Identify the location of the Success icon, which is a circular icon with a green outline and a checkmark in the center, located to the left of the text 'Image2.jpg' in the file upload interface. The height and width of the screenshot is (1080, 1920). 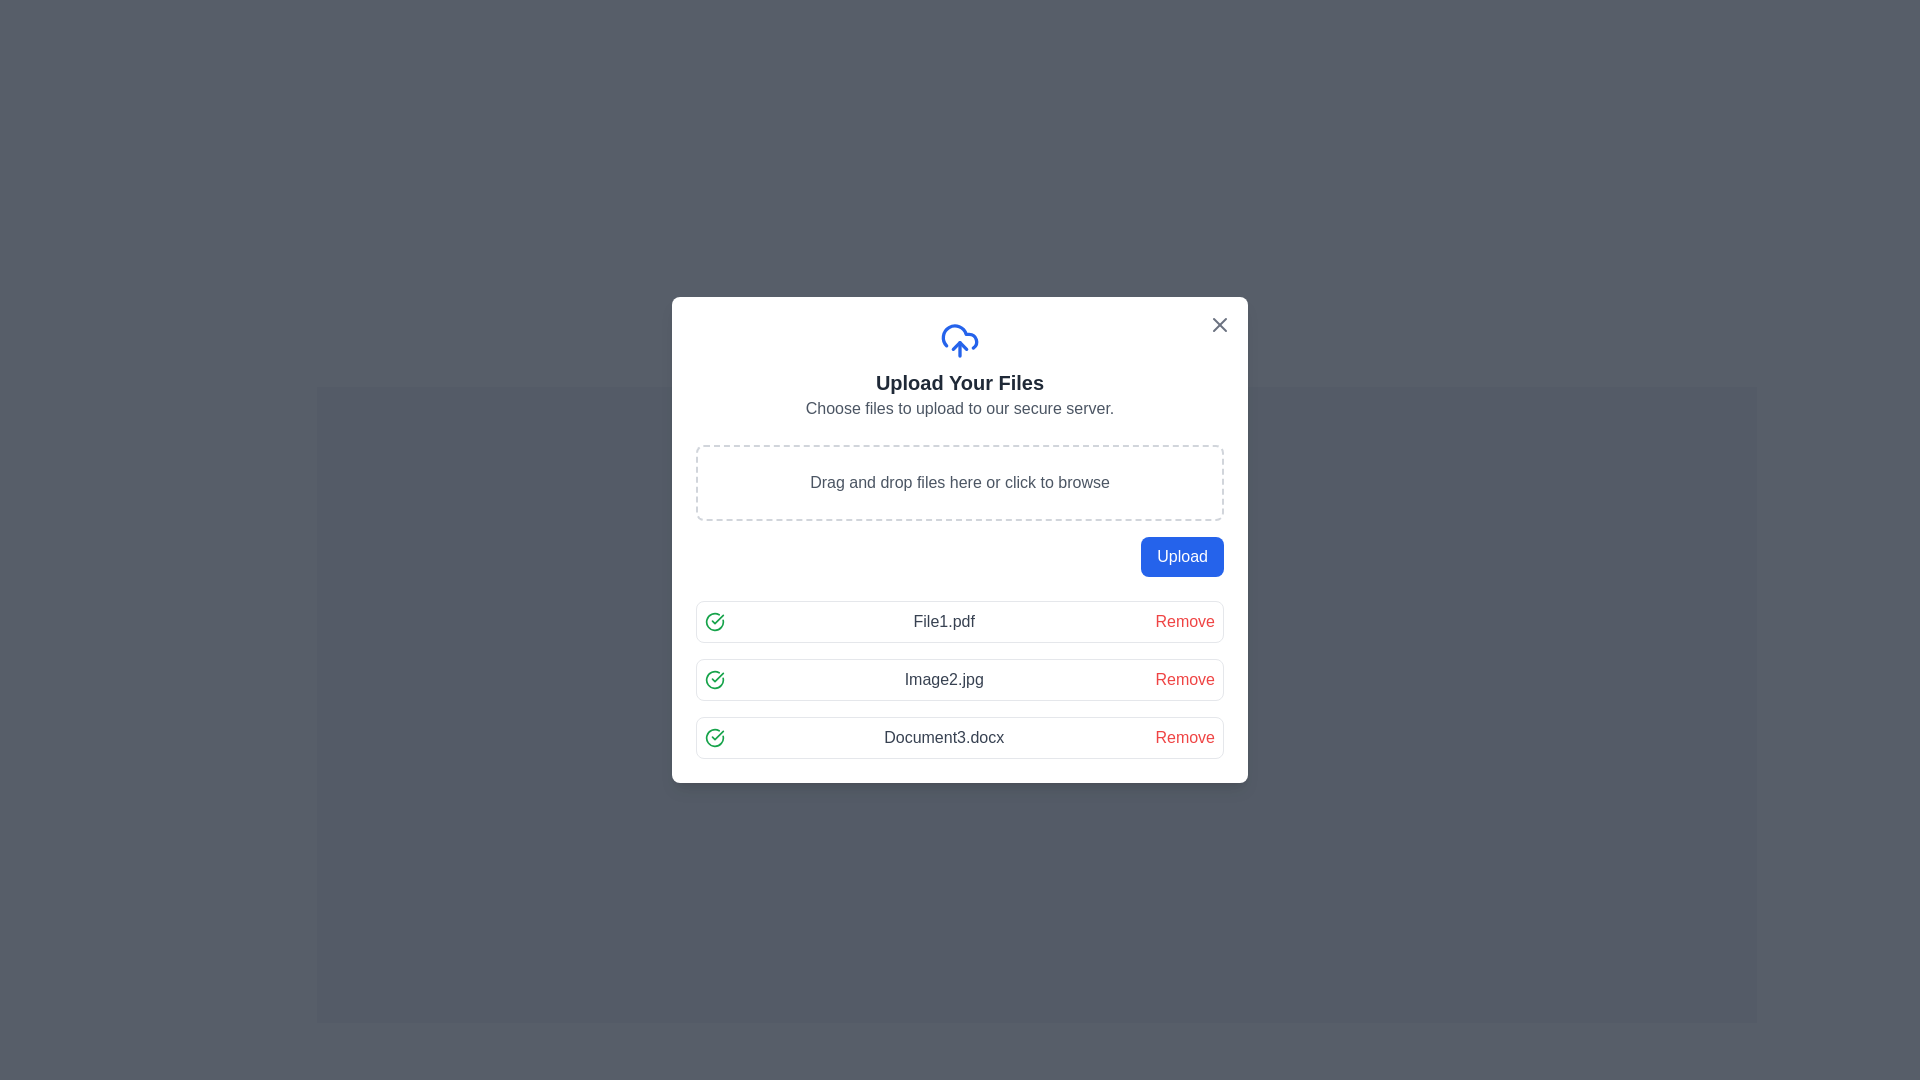
(715, 678).